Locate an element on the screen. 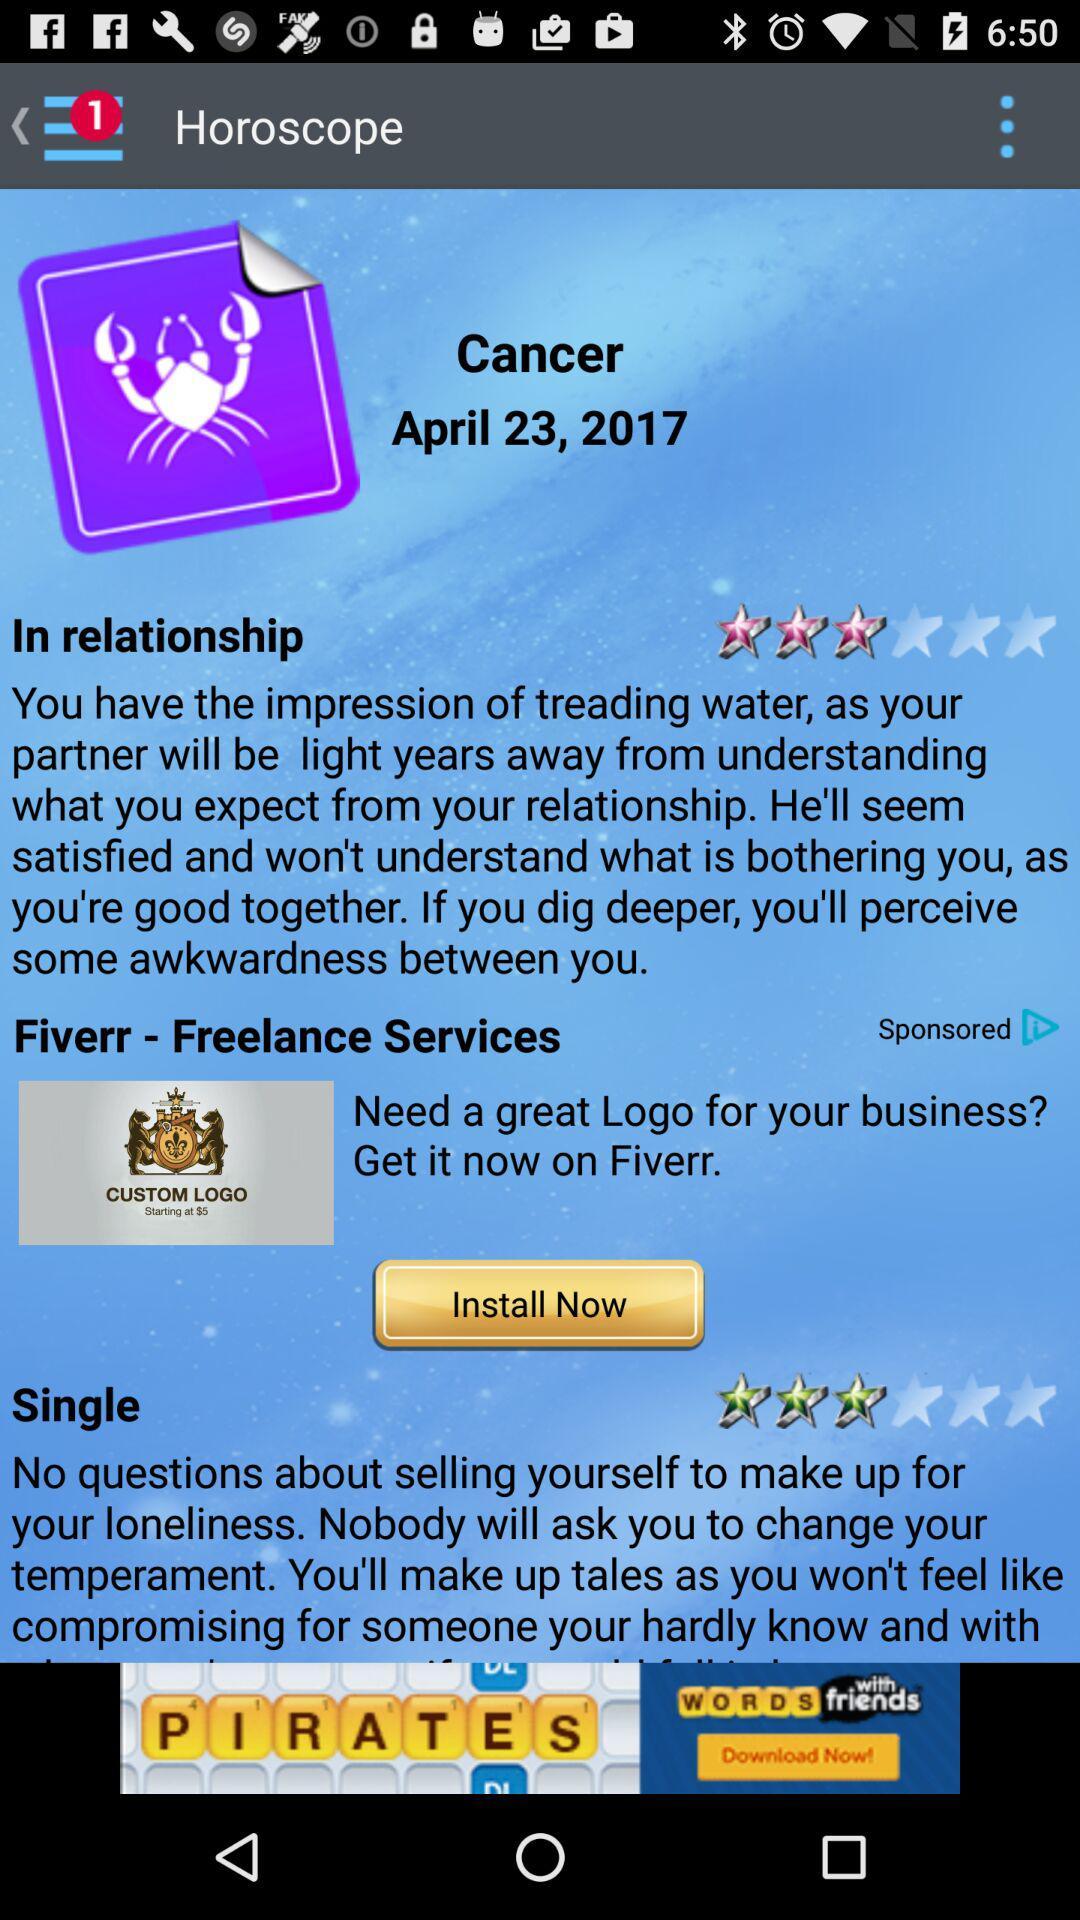 Image resolution: width=1080 pixels, height=1920 pixels. go to fiverr app is located at coordinates (175, 1162).